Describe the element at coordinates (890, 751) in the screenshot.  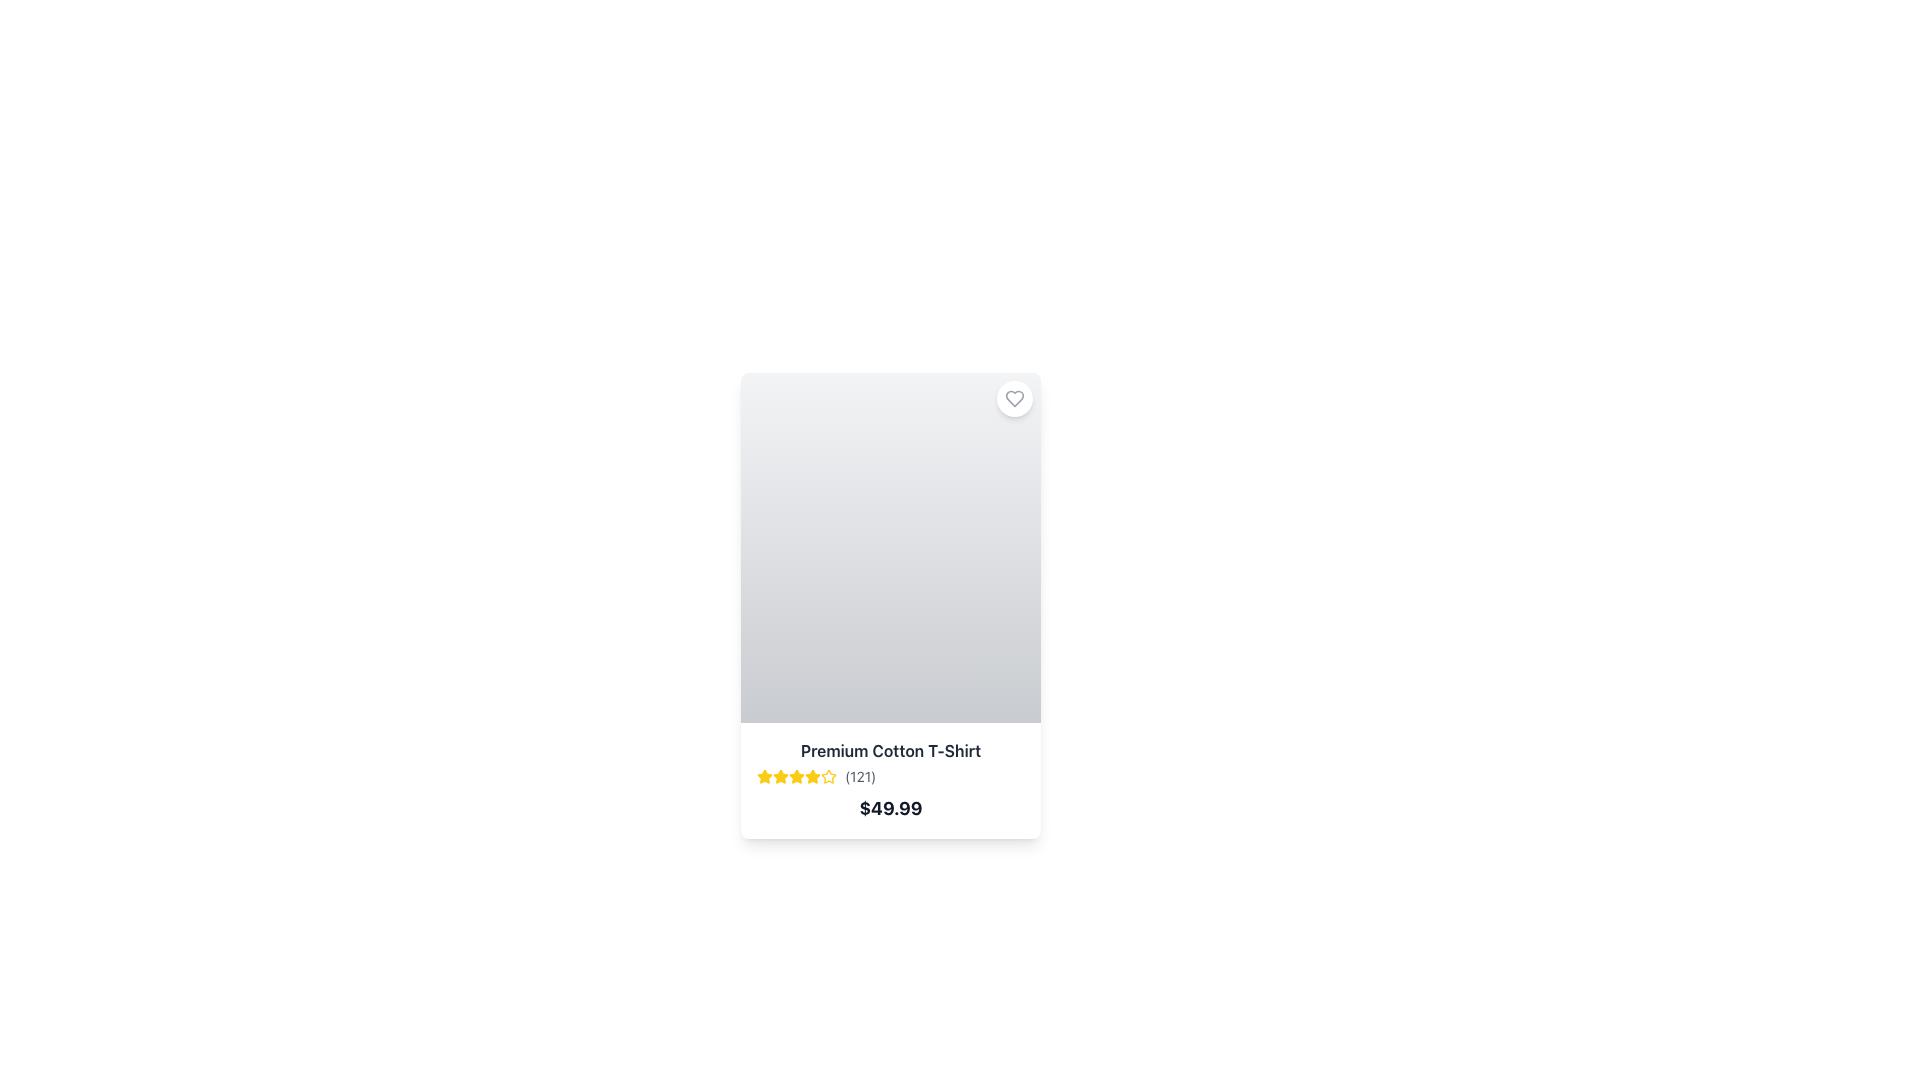
I see `the text label displaying 'Premium Cotton T-Shirt' which is prominently positioned in the product card layout` at that location.